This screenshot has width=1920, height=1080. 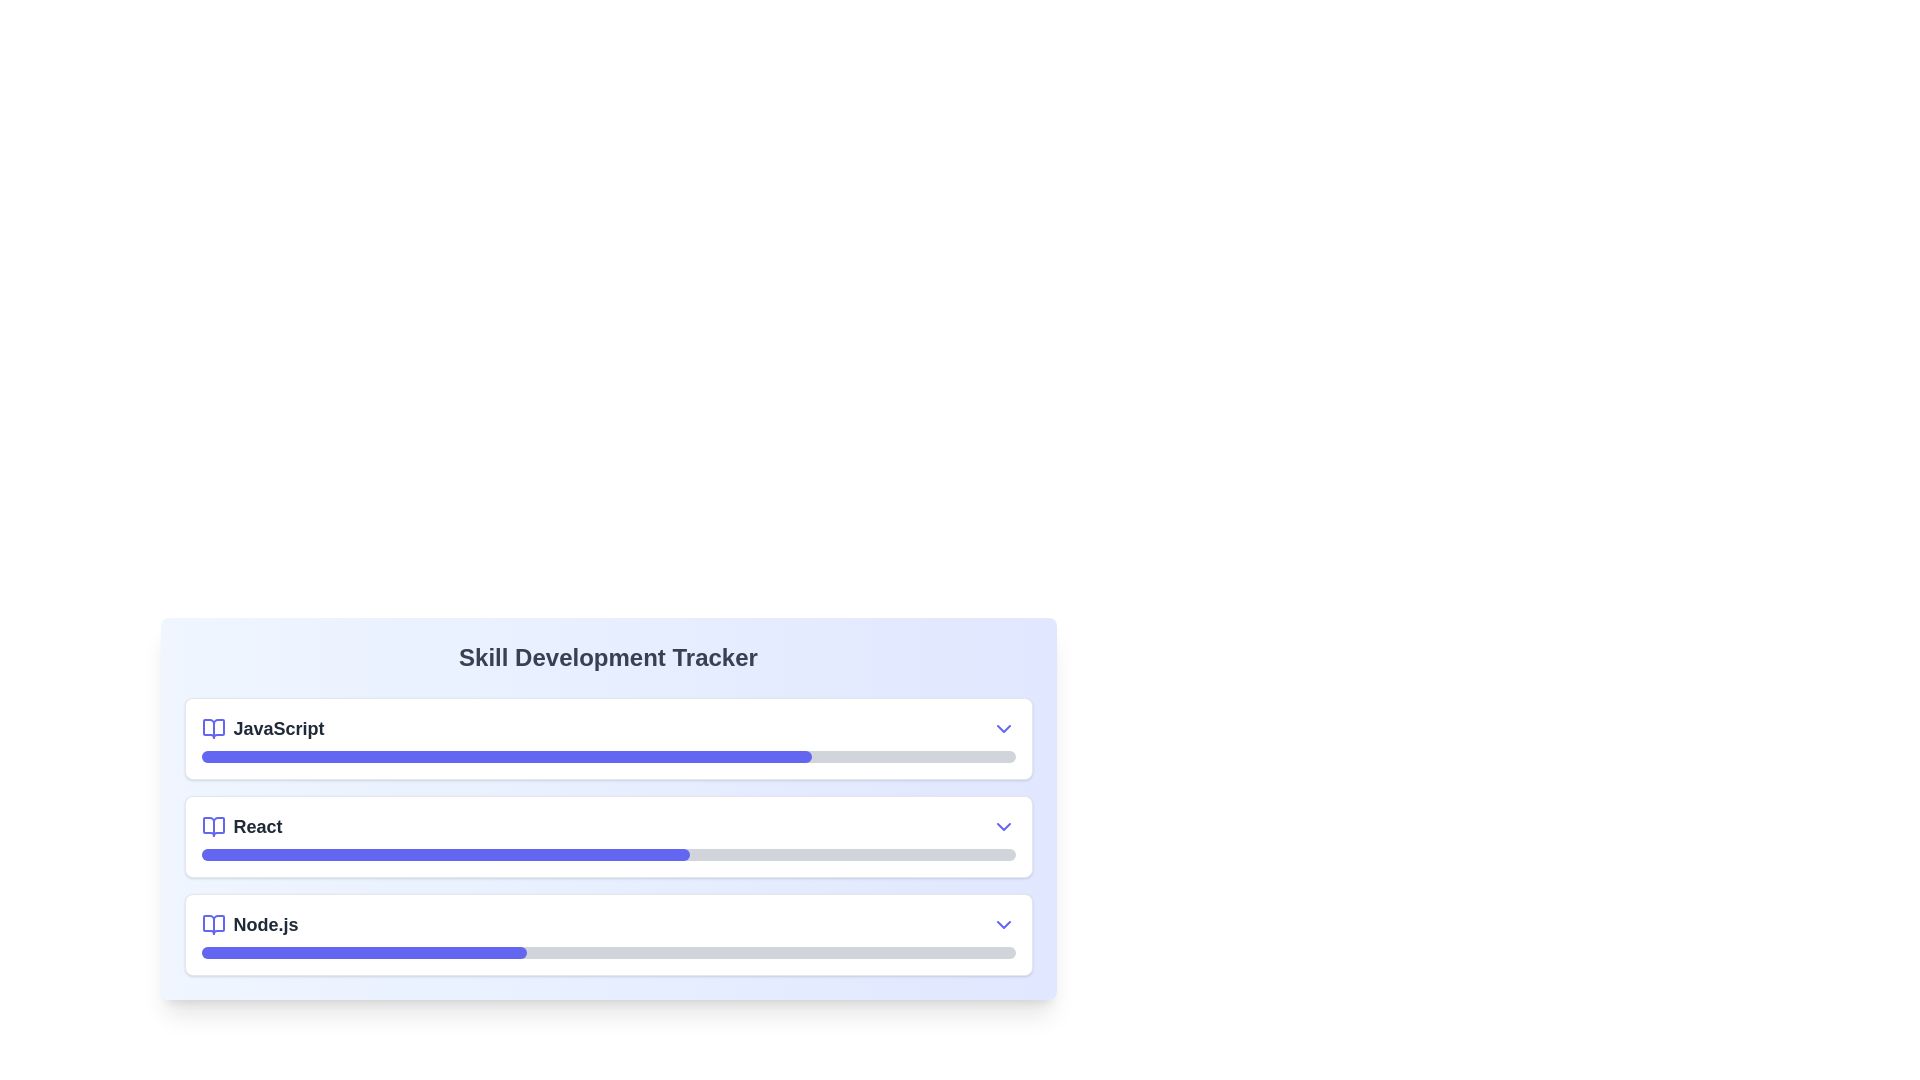 What do you see at coordinates (607, 826) in the screenshot?
I see `the 'React' list item in the 'Skill Development Tracker' section` at bounding box center [607, 826].